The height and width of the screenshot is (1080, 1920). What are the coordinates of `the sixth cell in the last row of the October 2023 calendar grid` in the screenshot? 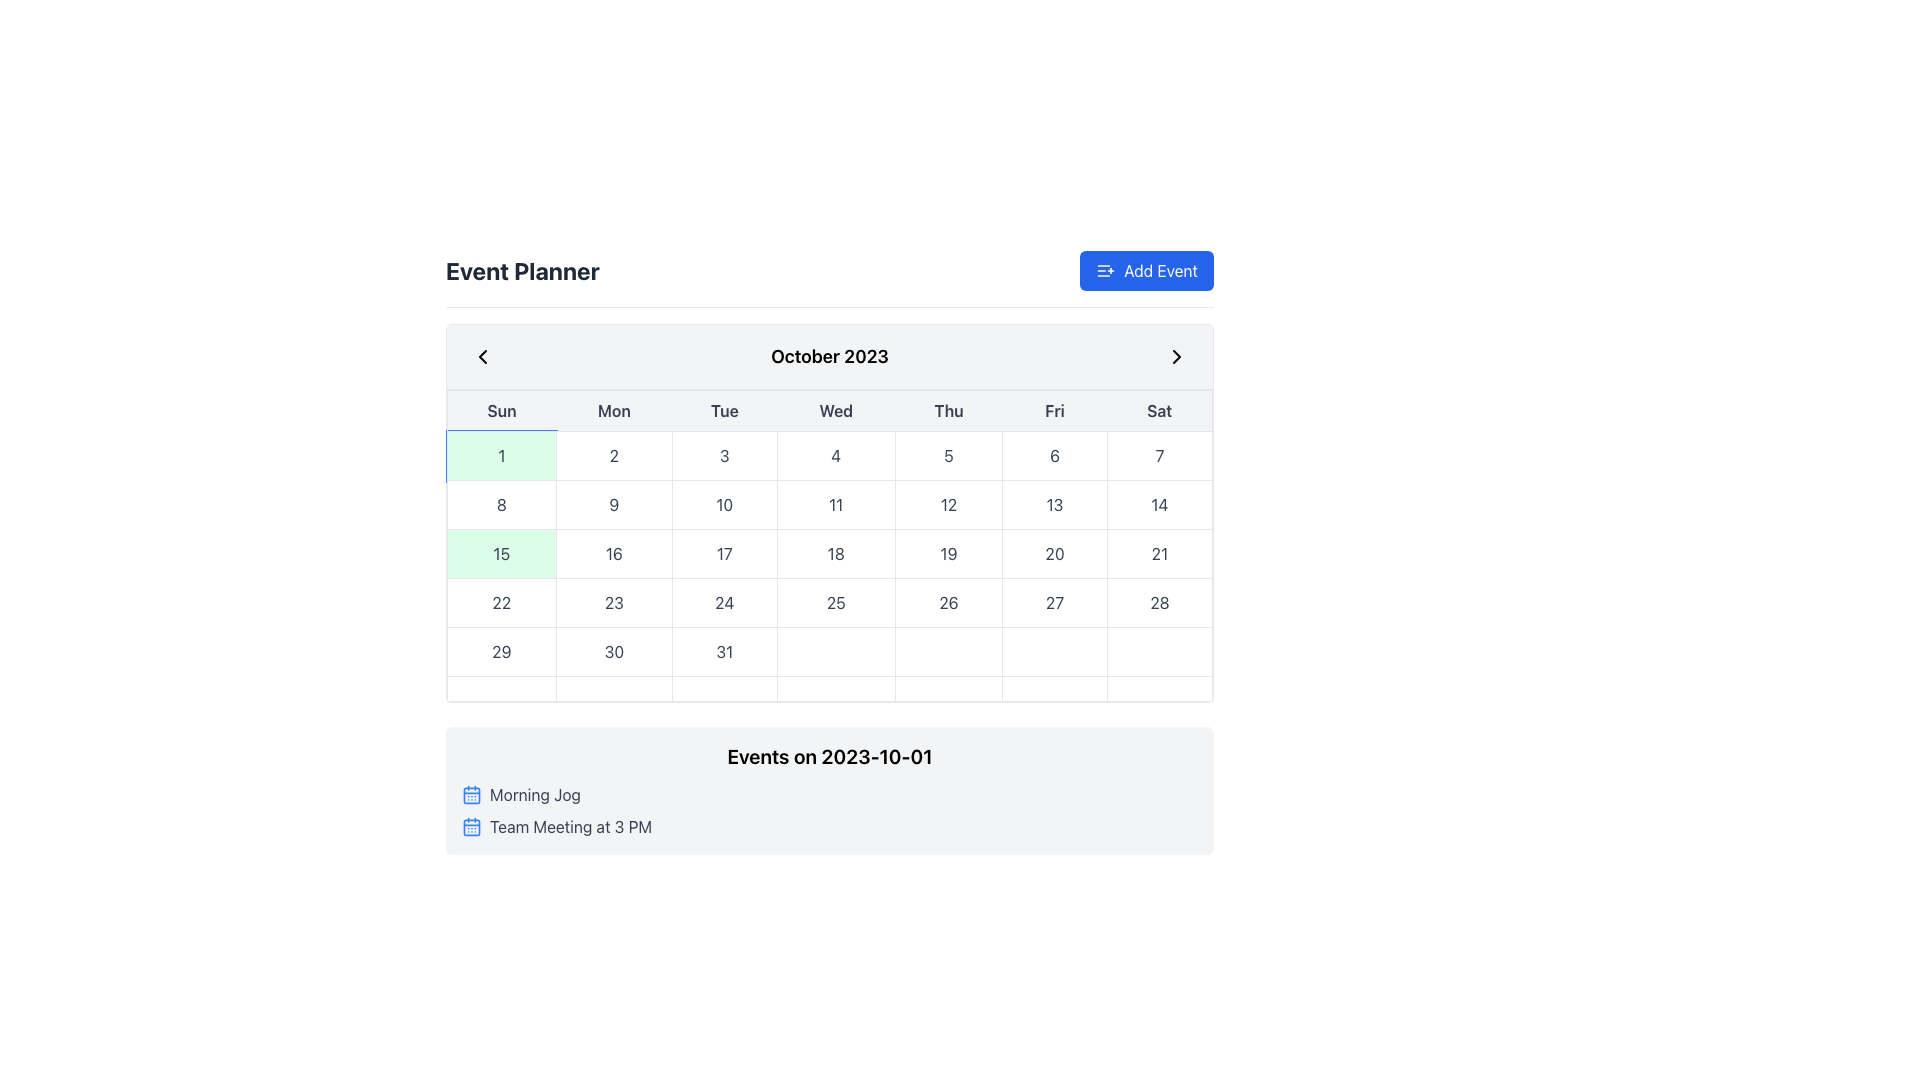 It's located at (1054, 651).